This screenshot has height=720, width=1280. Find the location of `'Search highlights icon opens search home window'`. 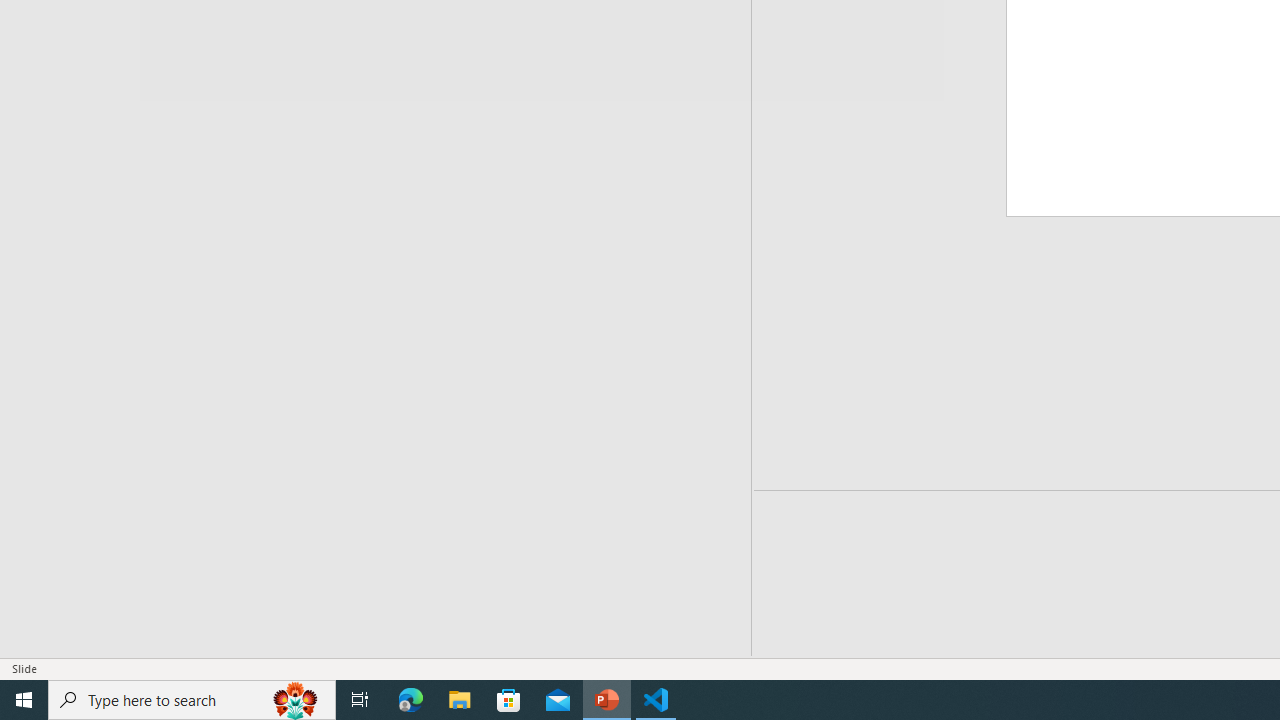

'Search highlights icon opens search home window' is located at coordinates (294, 698).